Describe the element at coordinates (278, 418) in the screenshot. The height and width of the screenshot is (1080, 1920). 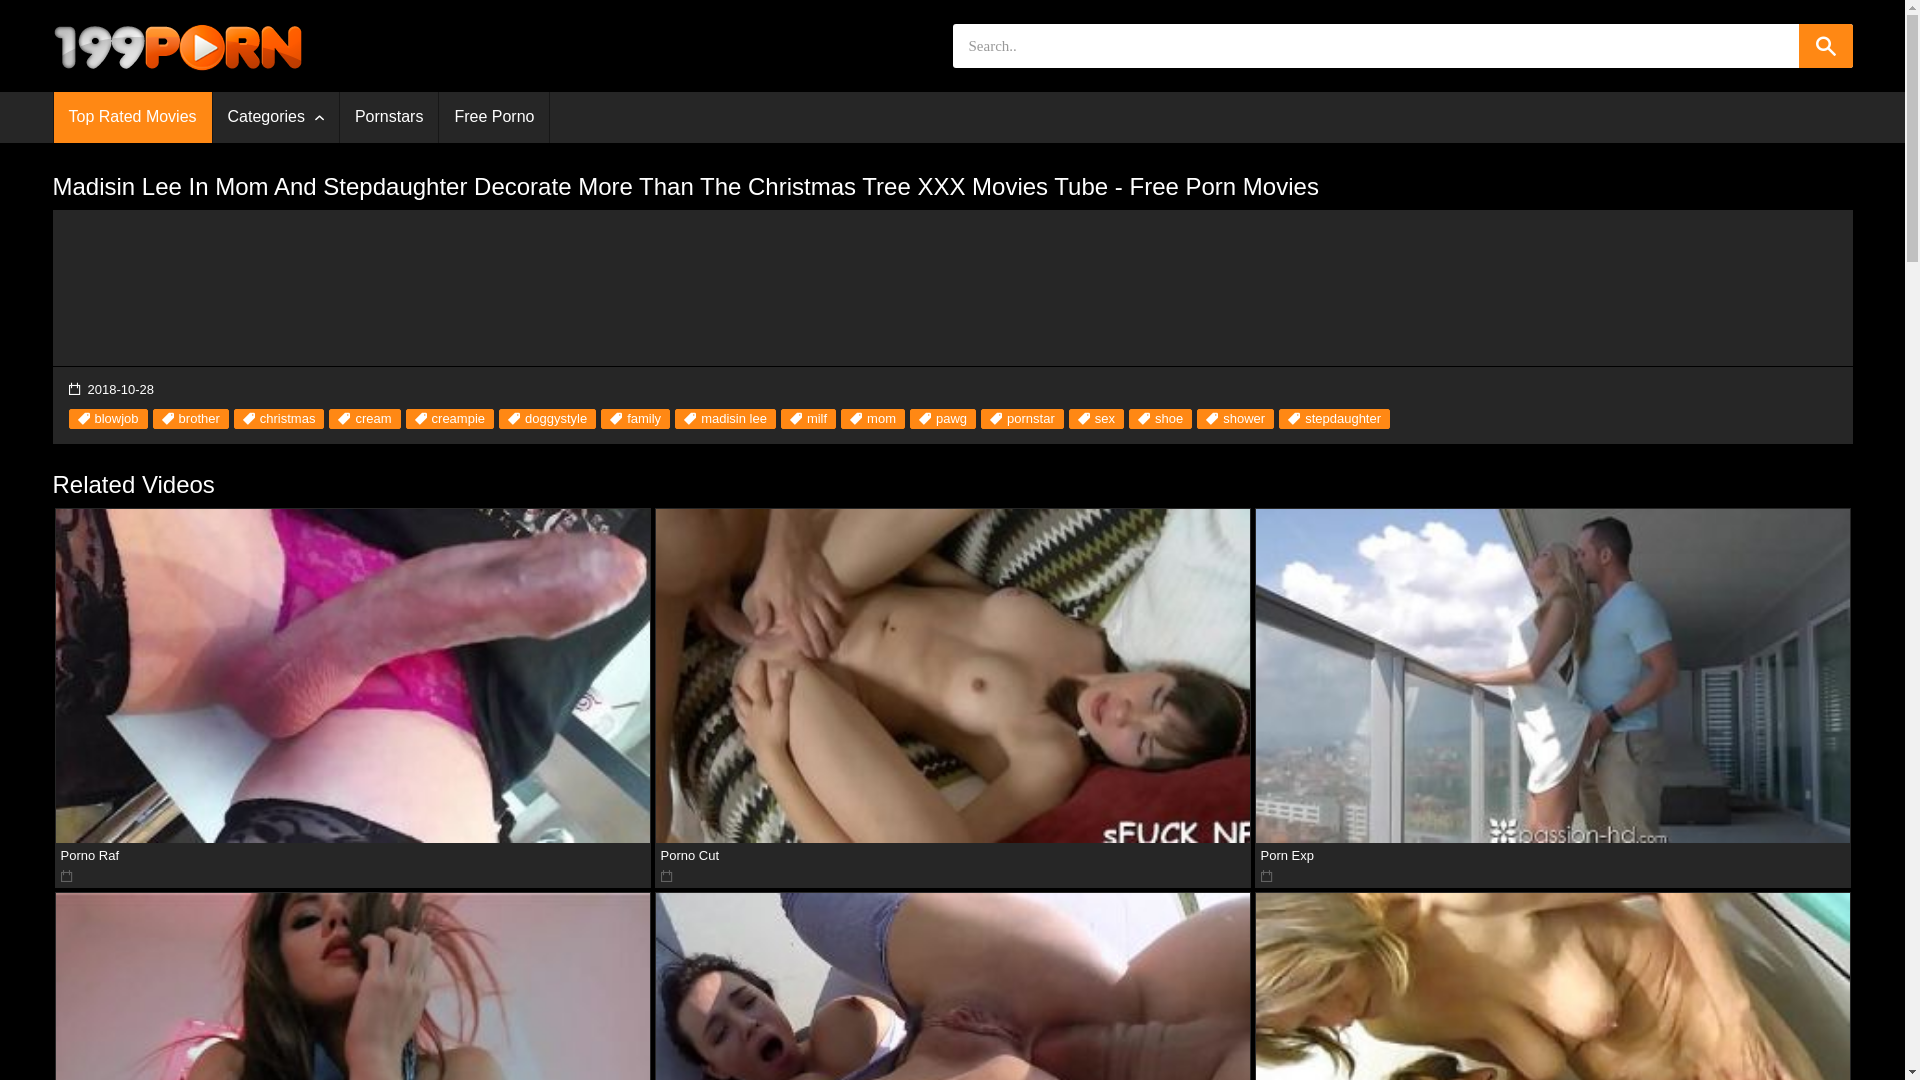
I see `'christmas'` at that location.